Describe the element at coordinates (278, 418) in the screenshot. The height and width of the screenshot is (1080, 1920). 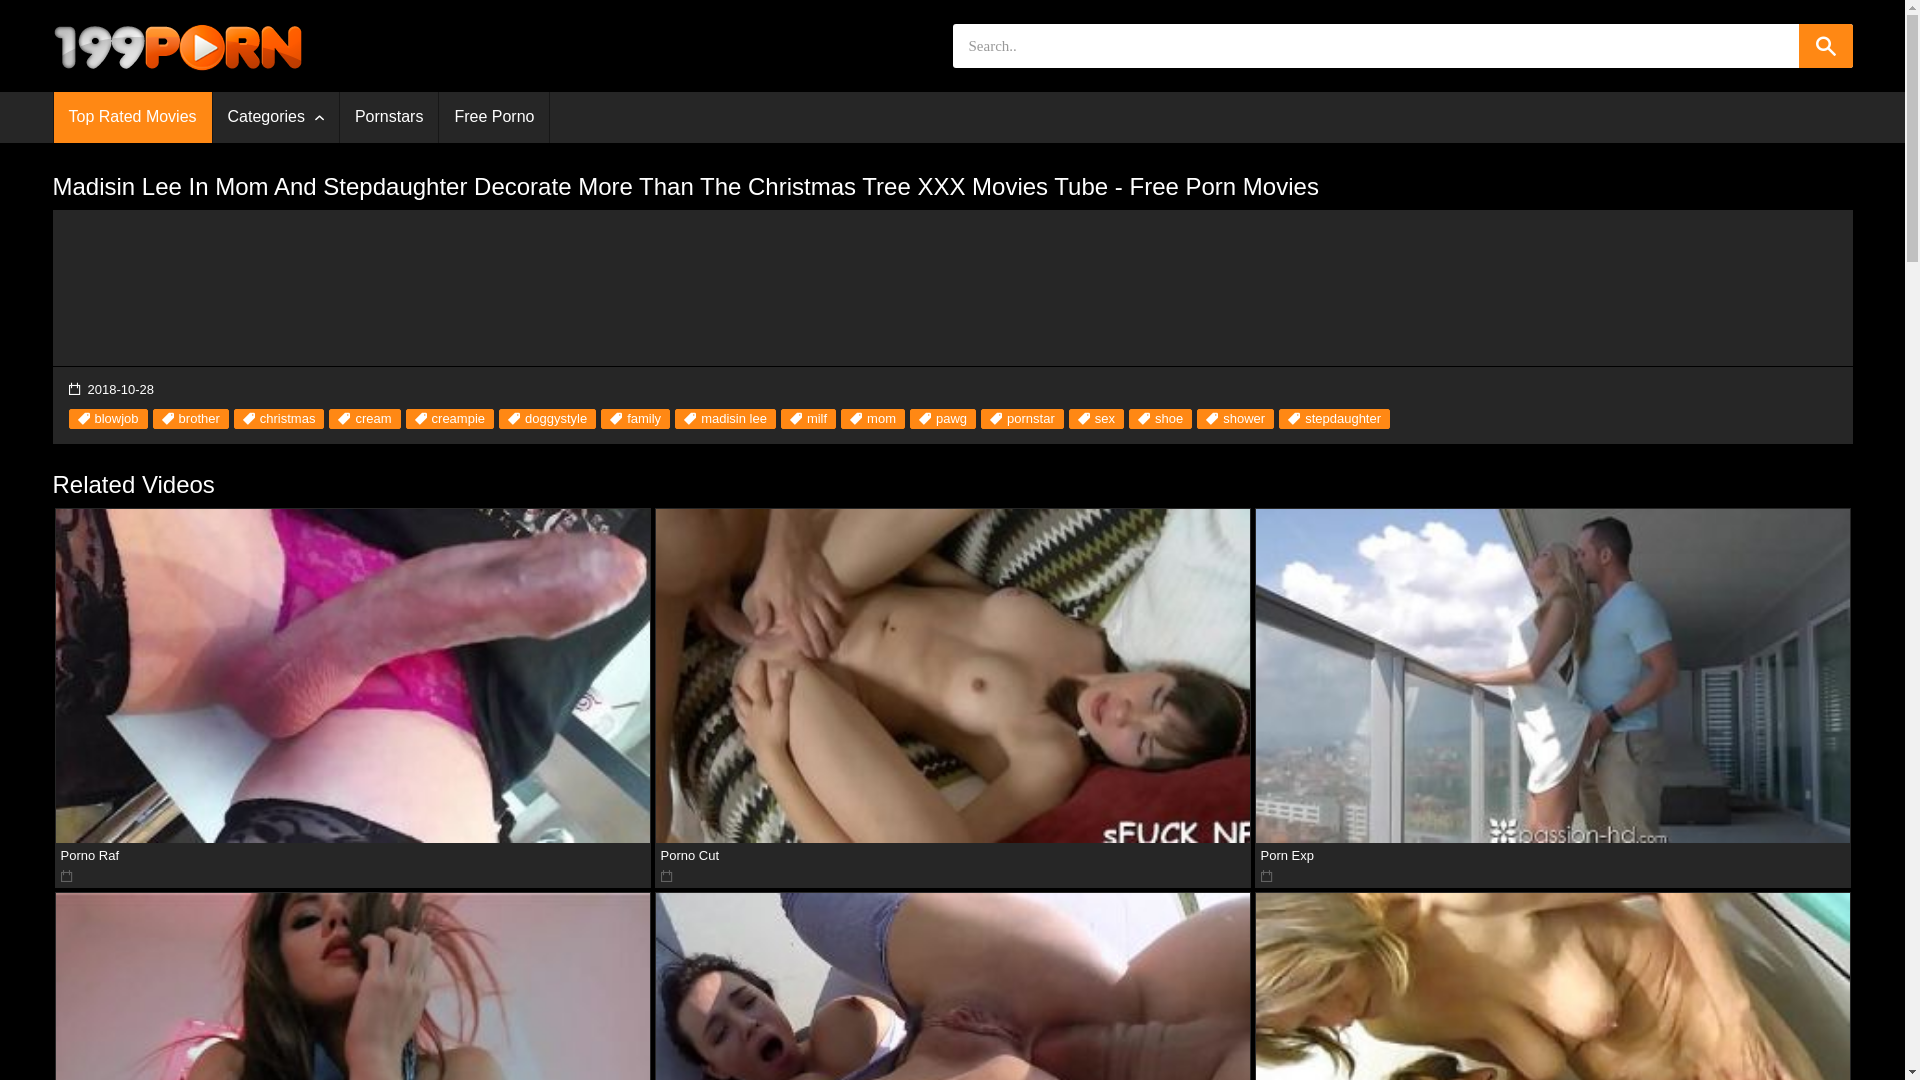
I see `'christmas'` at that location.